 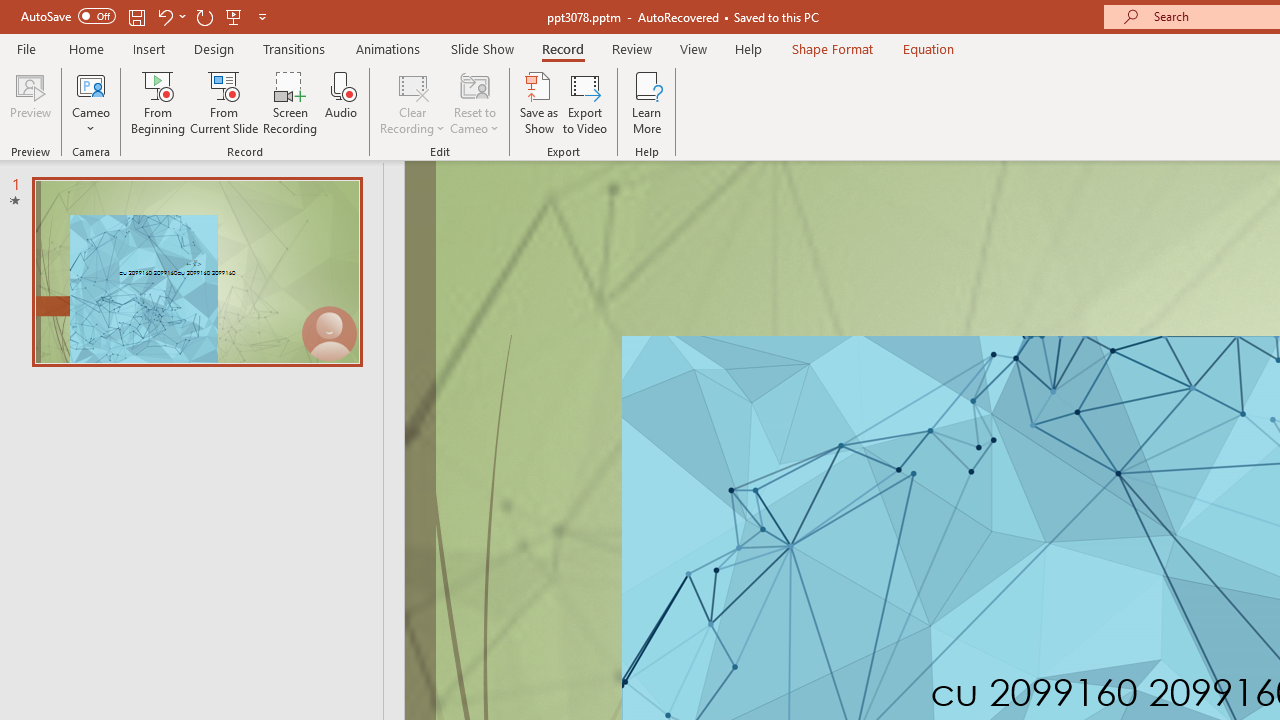 I want to click on 'Equation', so click(x=928, y=48).